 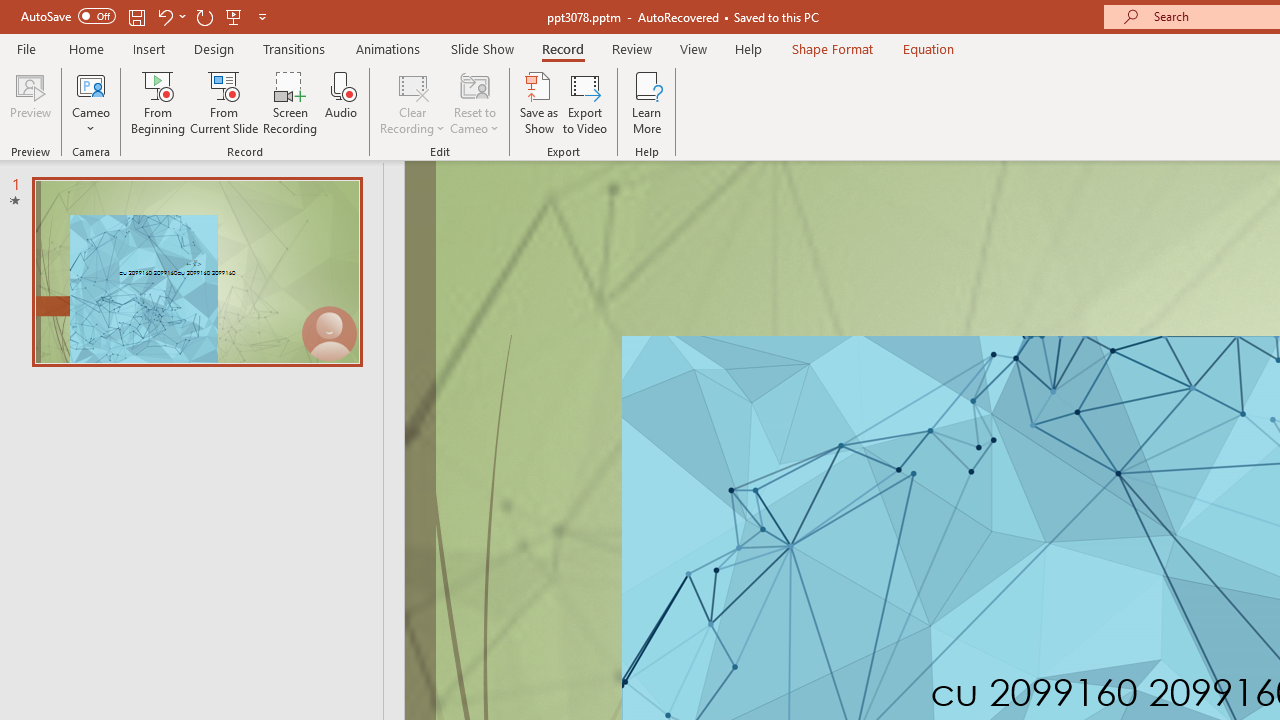 I want to click on 'Equation', so click(x=928, y=48).